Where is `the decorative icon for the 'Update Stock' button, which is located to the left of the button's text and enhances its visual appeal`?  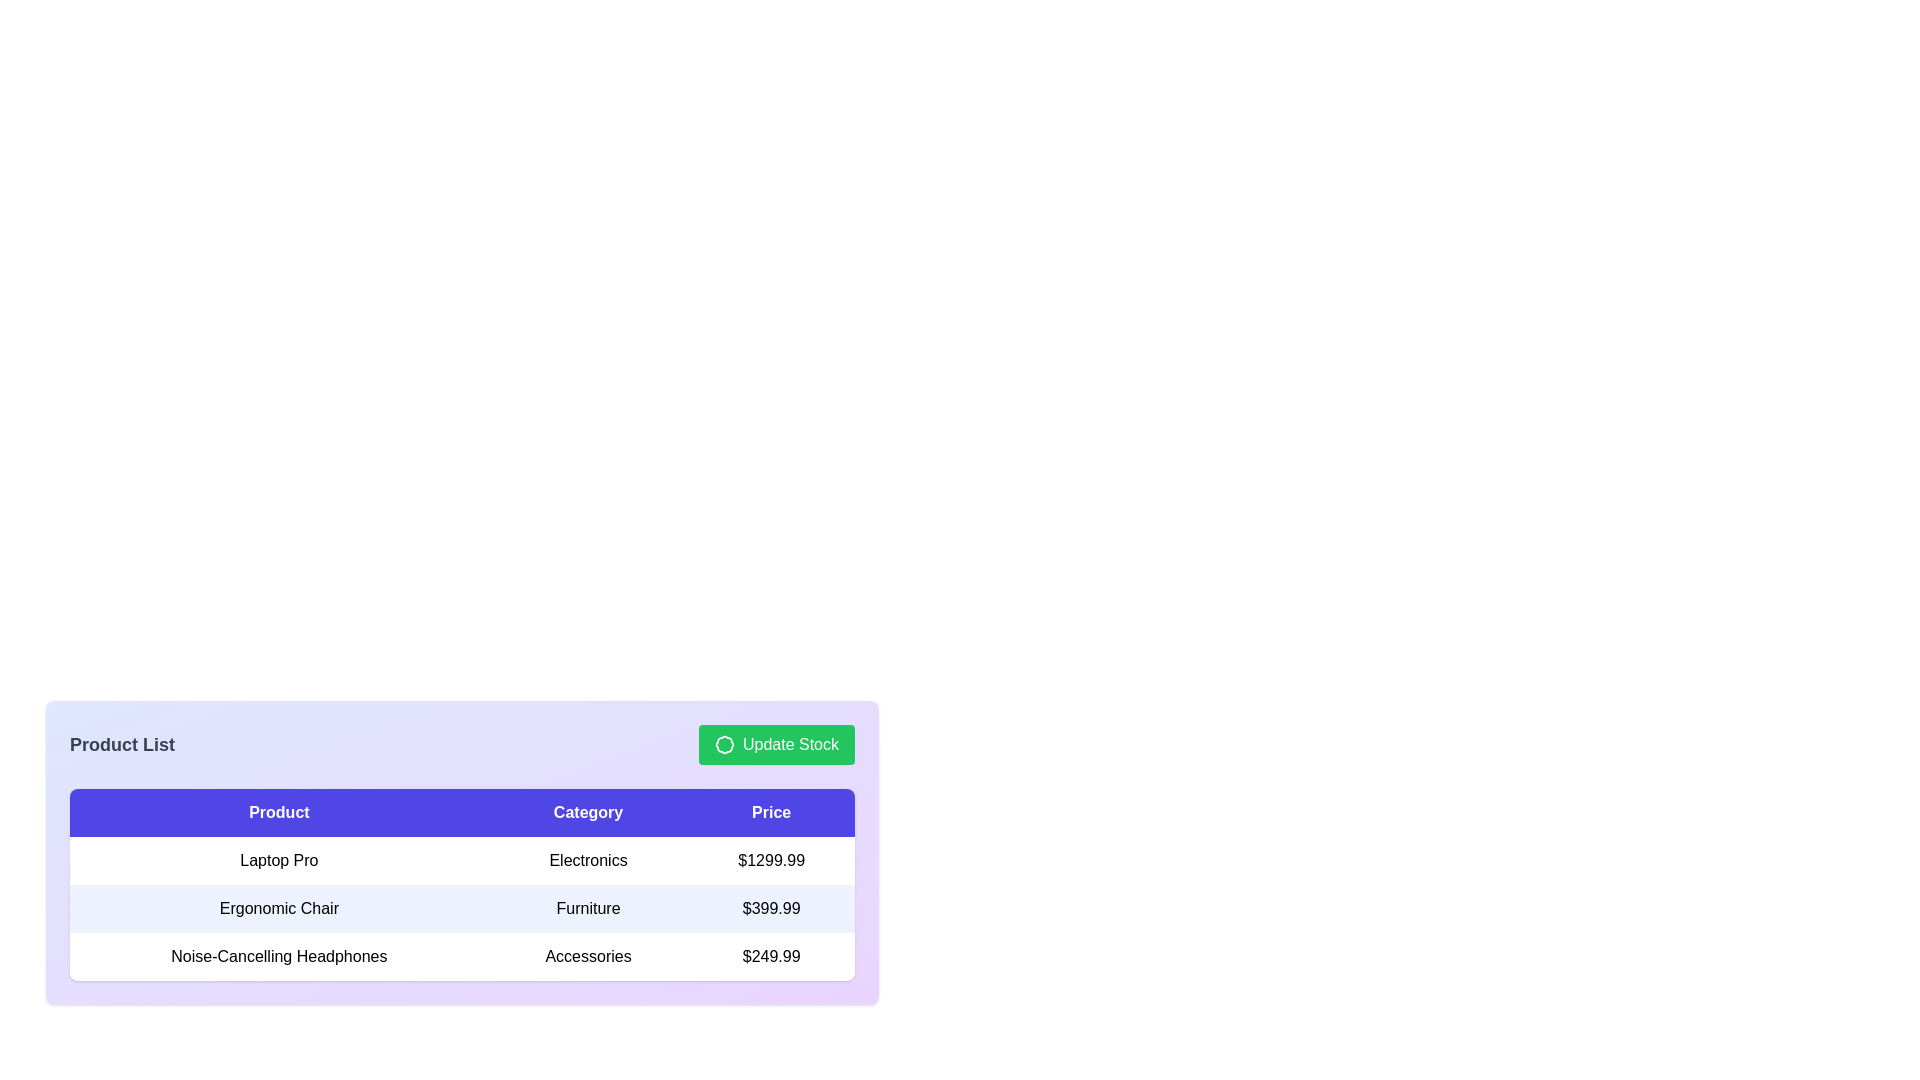 the decorative icon for the 'Update Stock' button, which is located to the left of the button's text and enhances its visual appeal is located at coordinates (723, 744).